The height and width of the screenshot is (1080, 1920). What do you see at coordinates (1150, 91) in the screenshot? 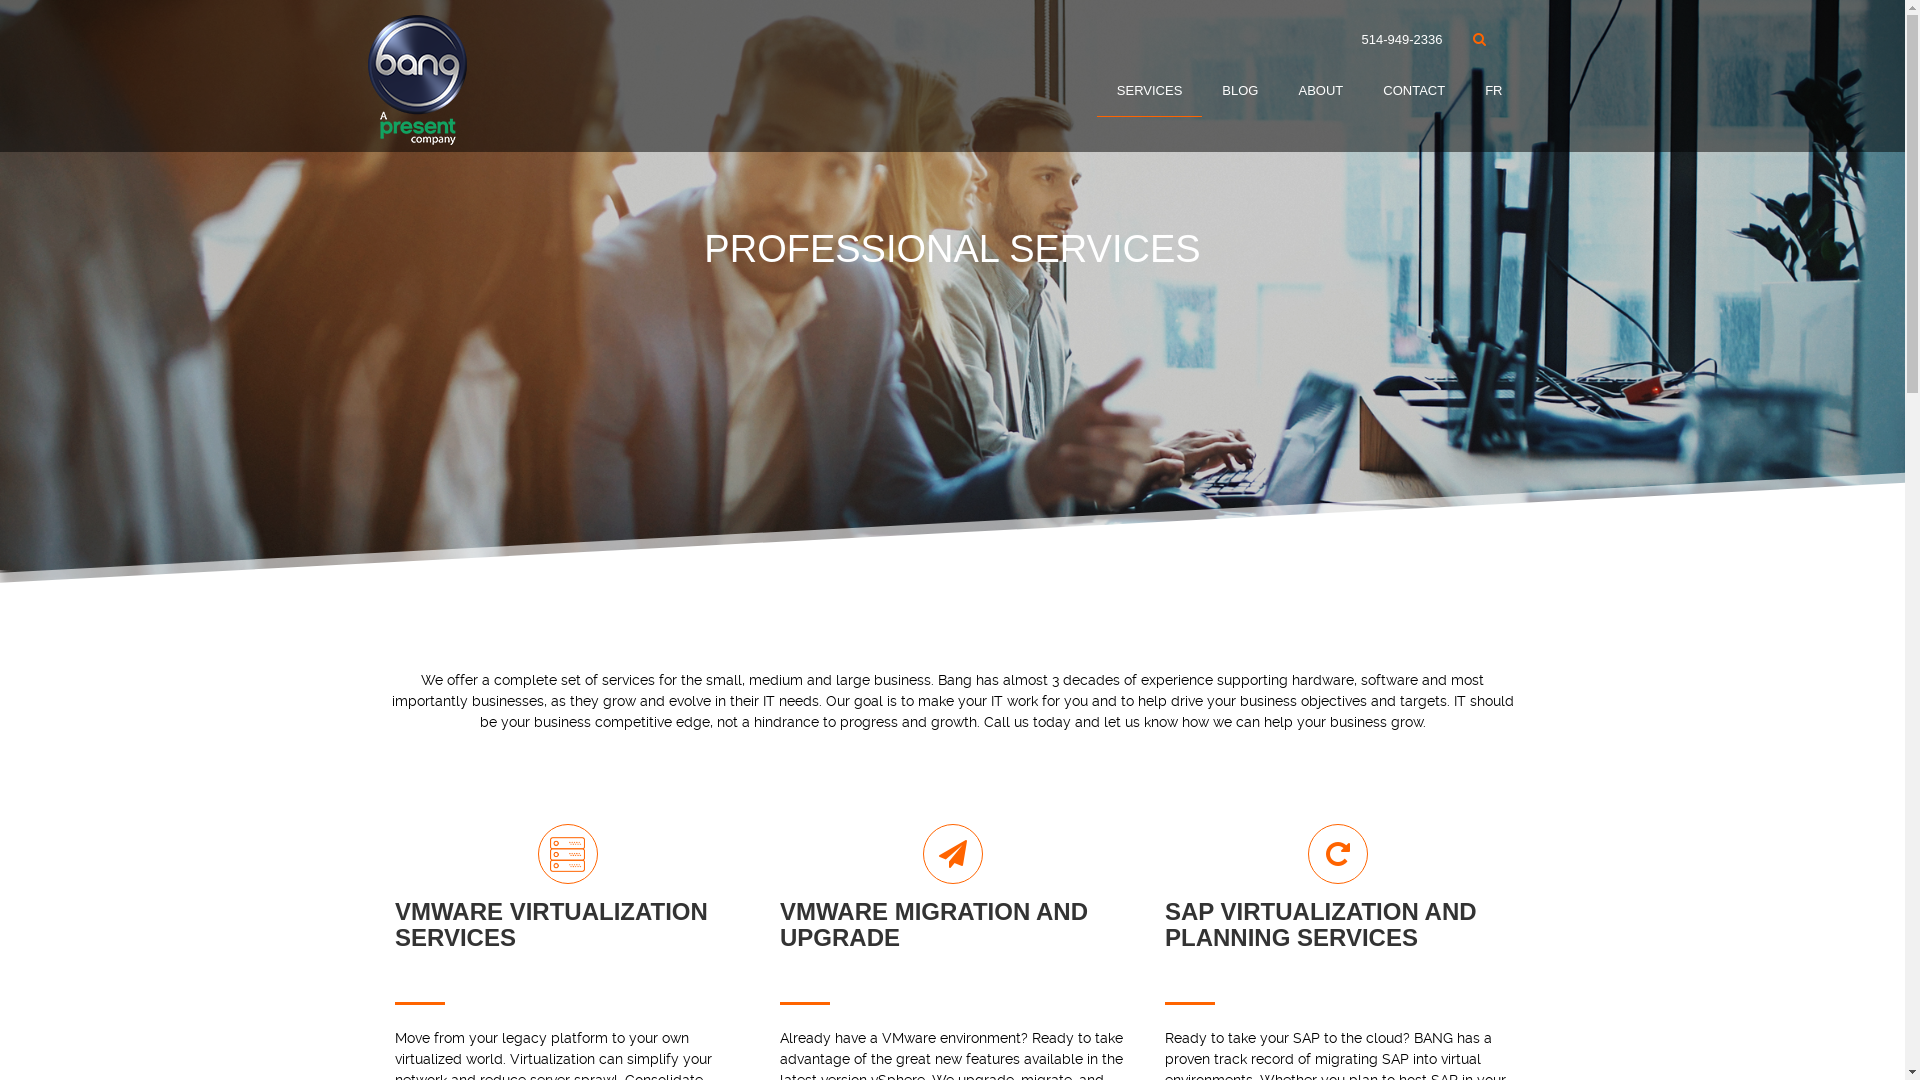
I see `'SERVICES'` at bounding box center [1150, 91].